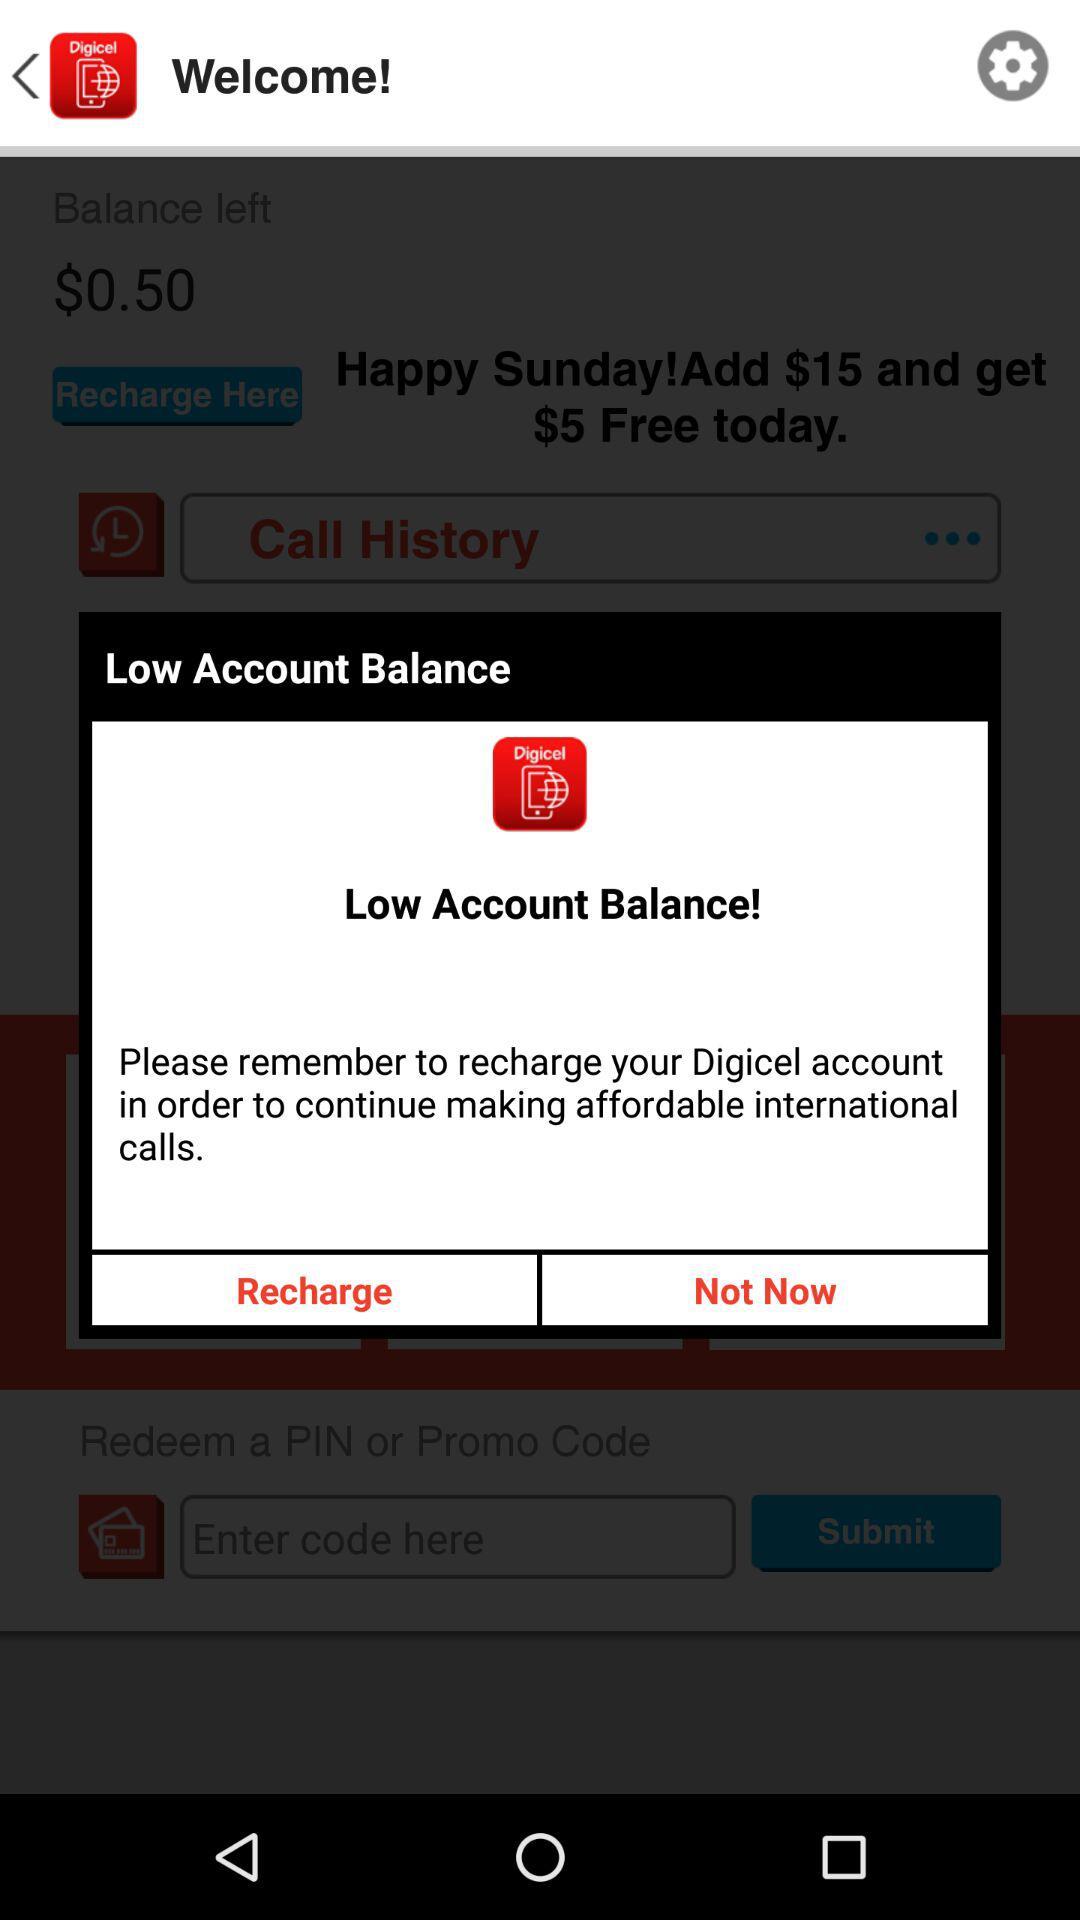  I want to click on the arrow_backward icon, so click(71, 80).